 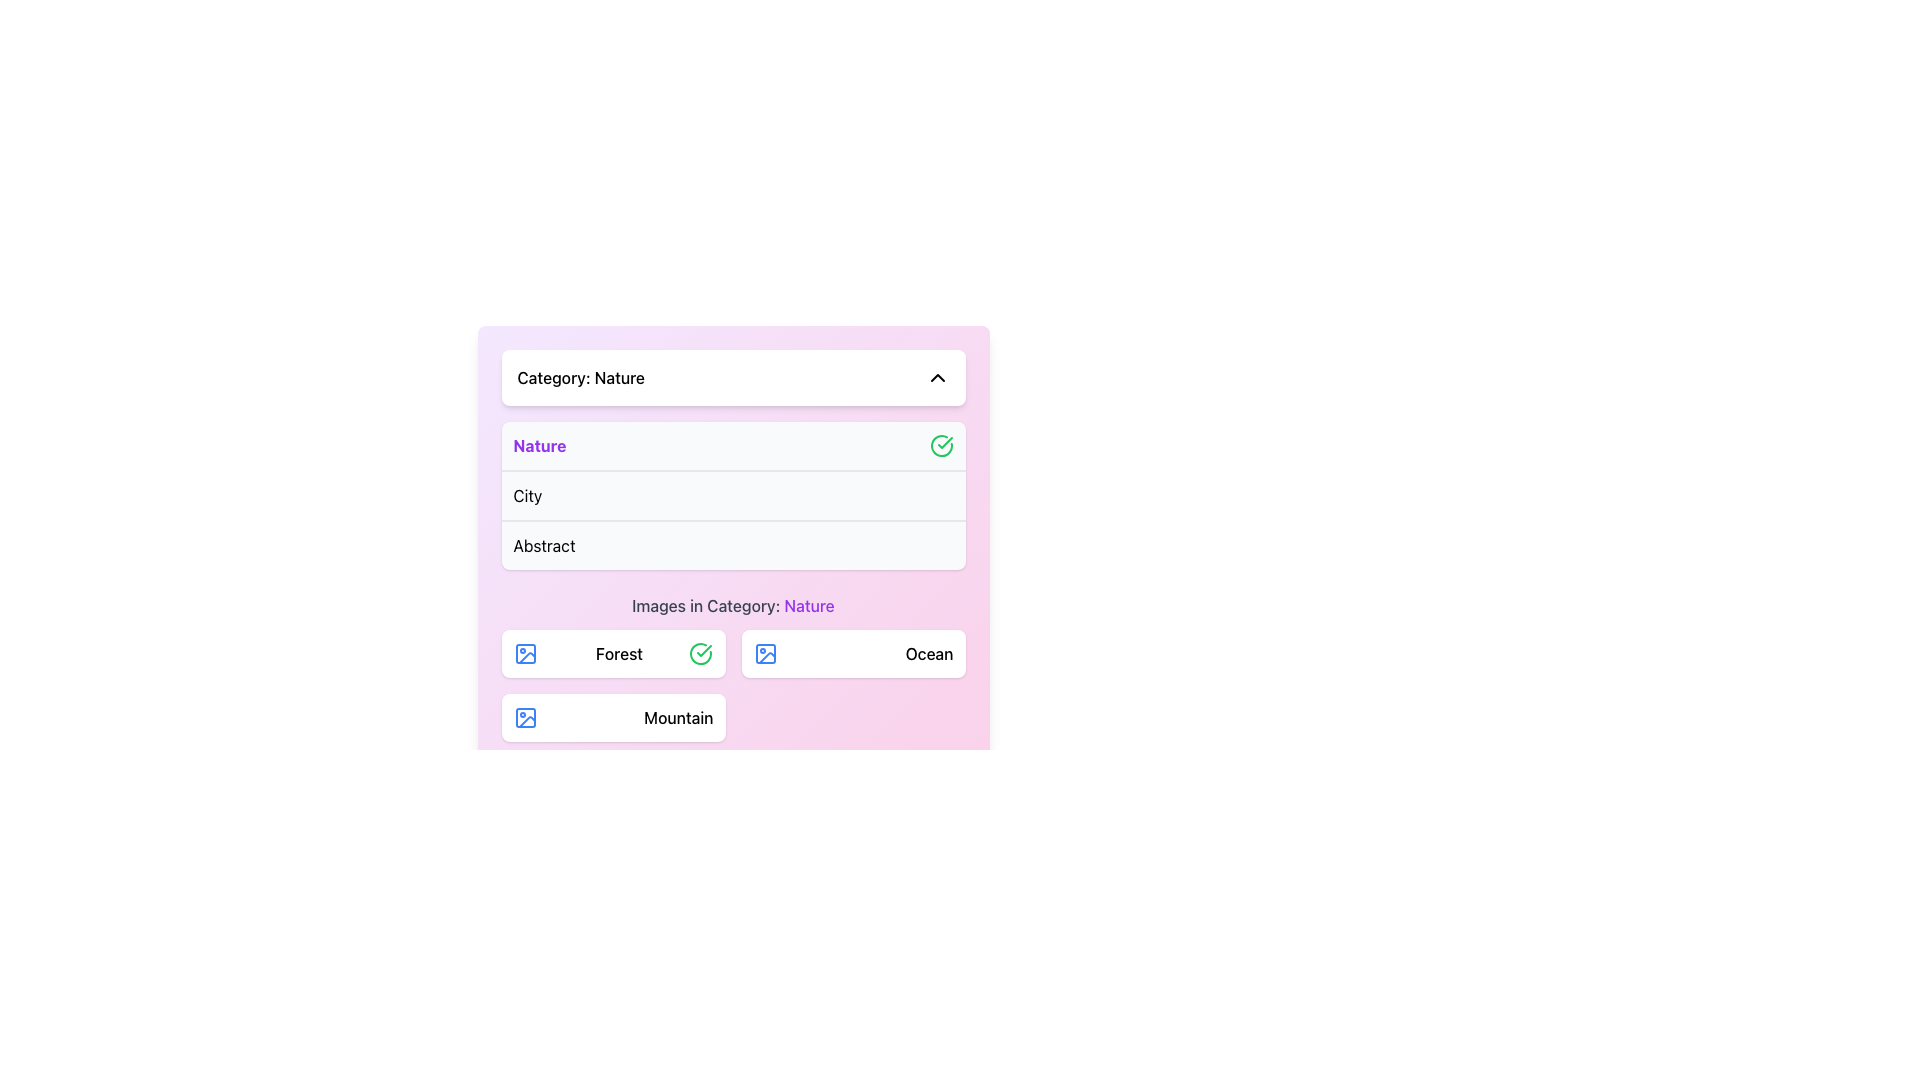 I want to click on the green checkmark icon within the circular outline on the rightmost side of the 'Forest' selection card, so click(x=701, y=654).